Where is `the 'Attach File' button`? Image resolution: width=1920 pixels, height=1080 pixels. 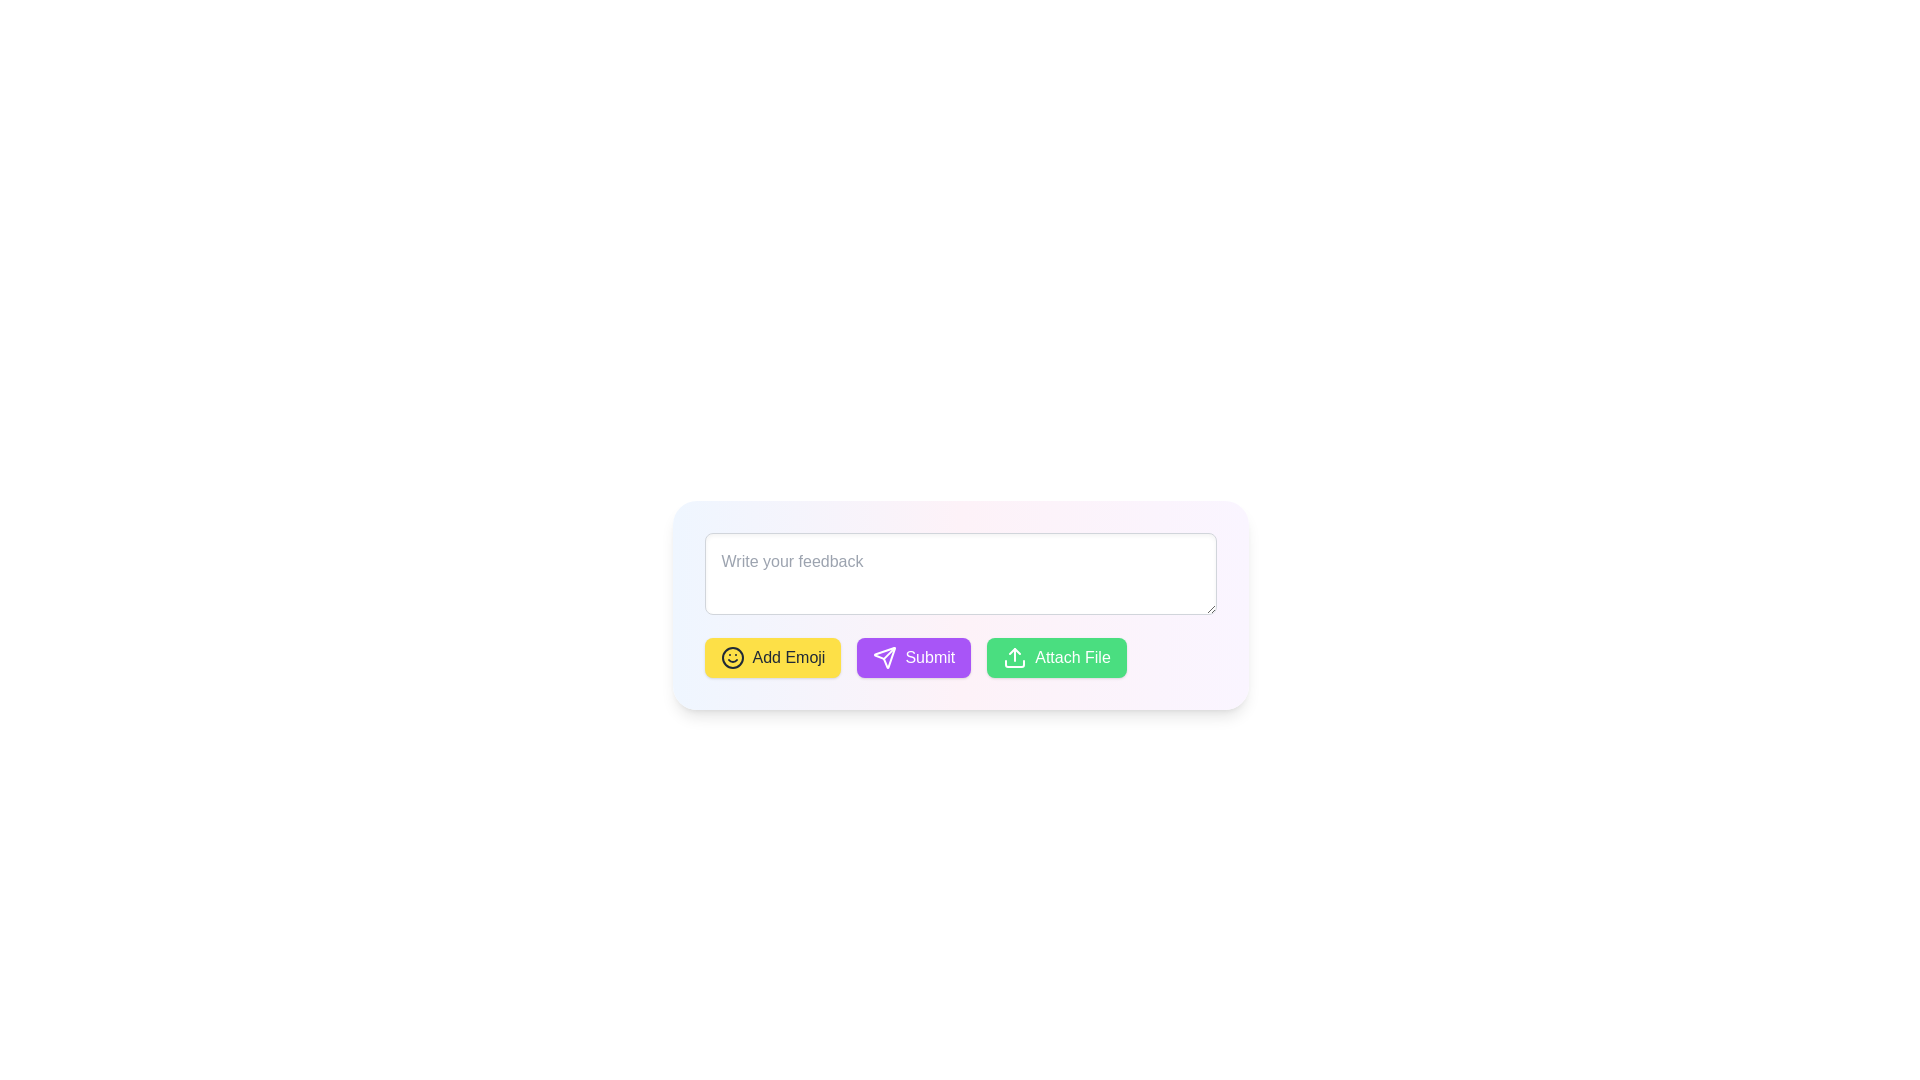 the 'Attach File' button is located at coordinates (1055, 658).